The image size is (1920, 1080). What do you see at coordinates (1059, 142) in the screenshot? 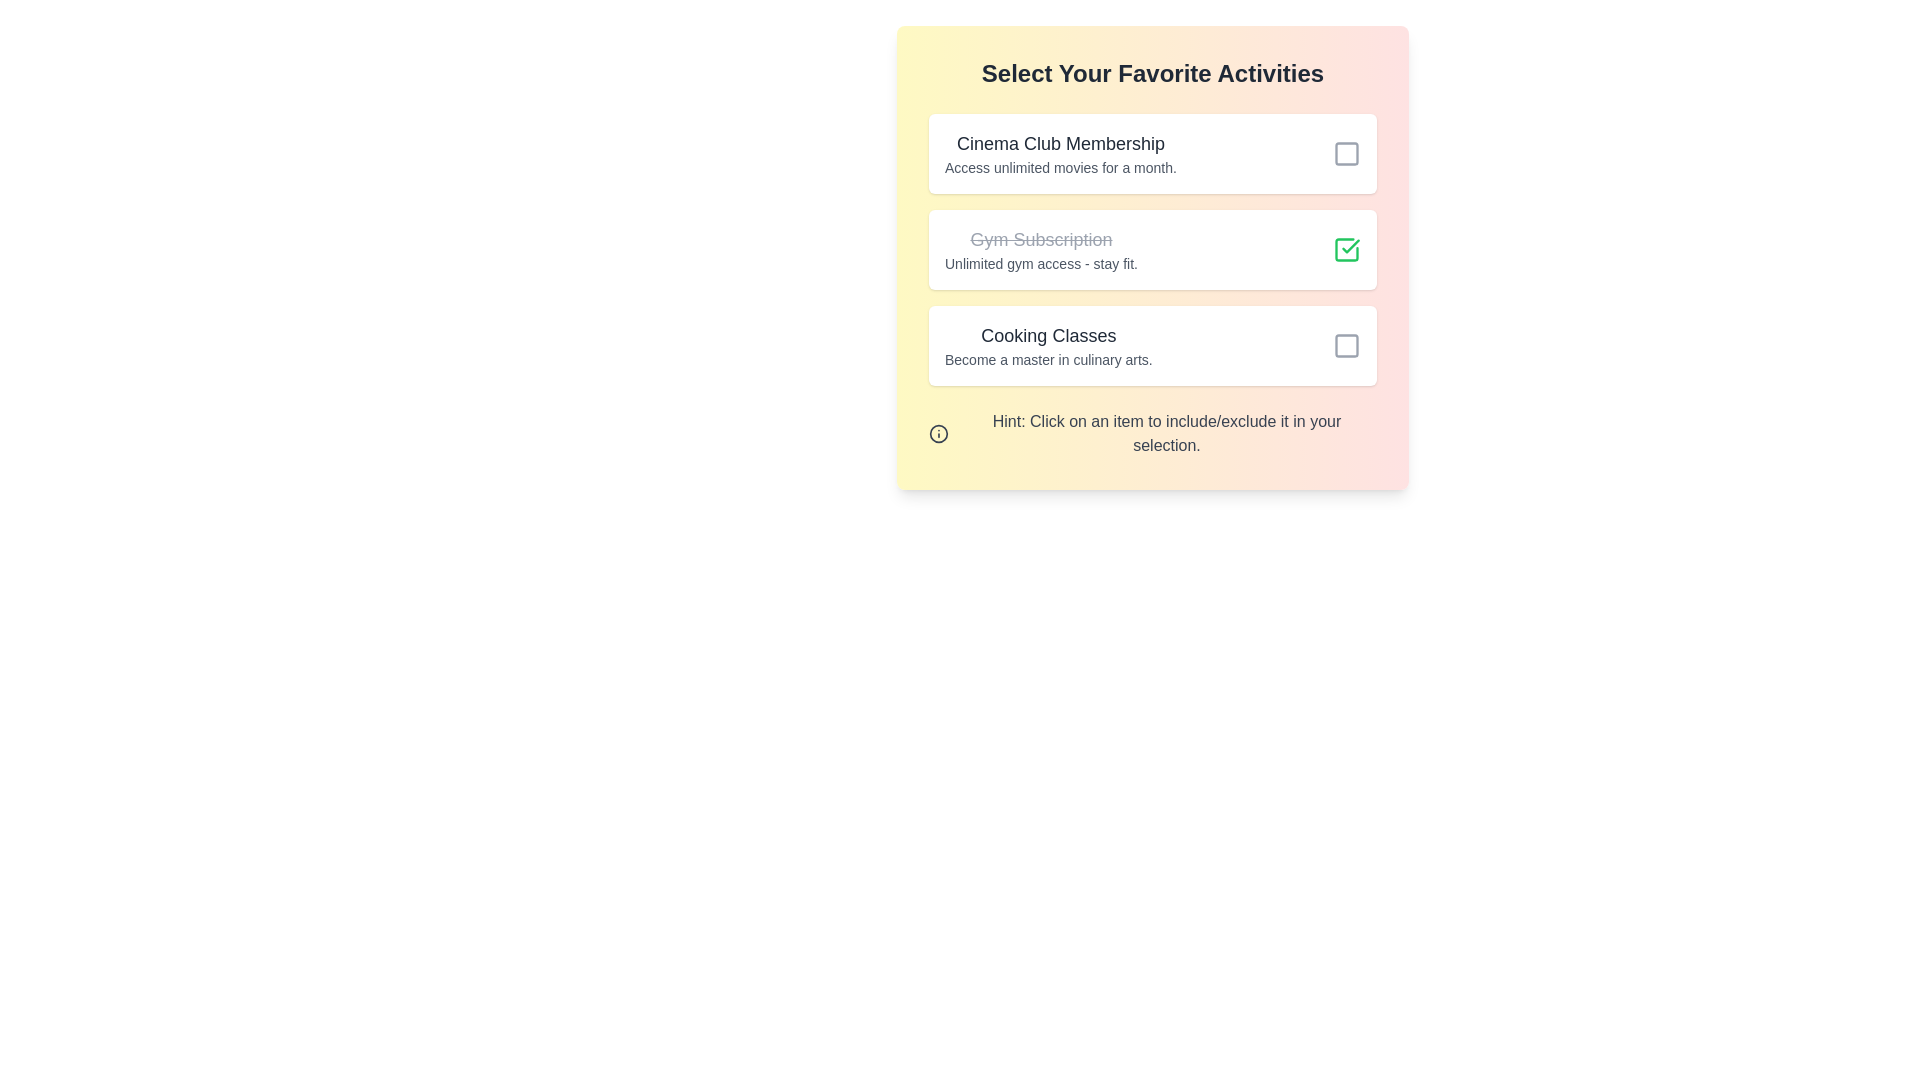
I see `the text label that describes the 'Cinema Club Membership' option, which is positioned at the top of the selection card` at bounding box center [1059, 142].